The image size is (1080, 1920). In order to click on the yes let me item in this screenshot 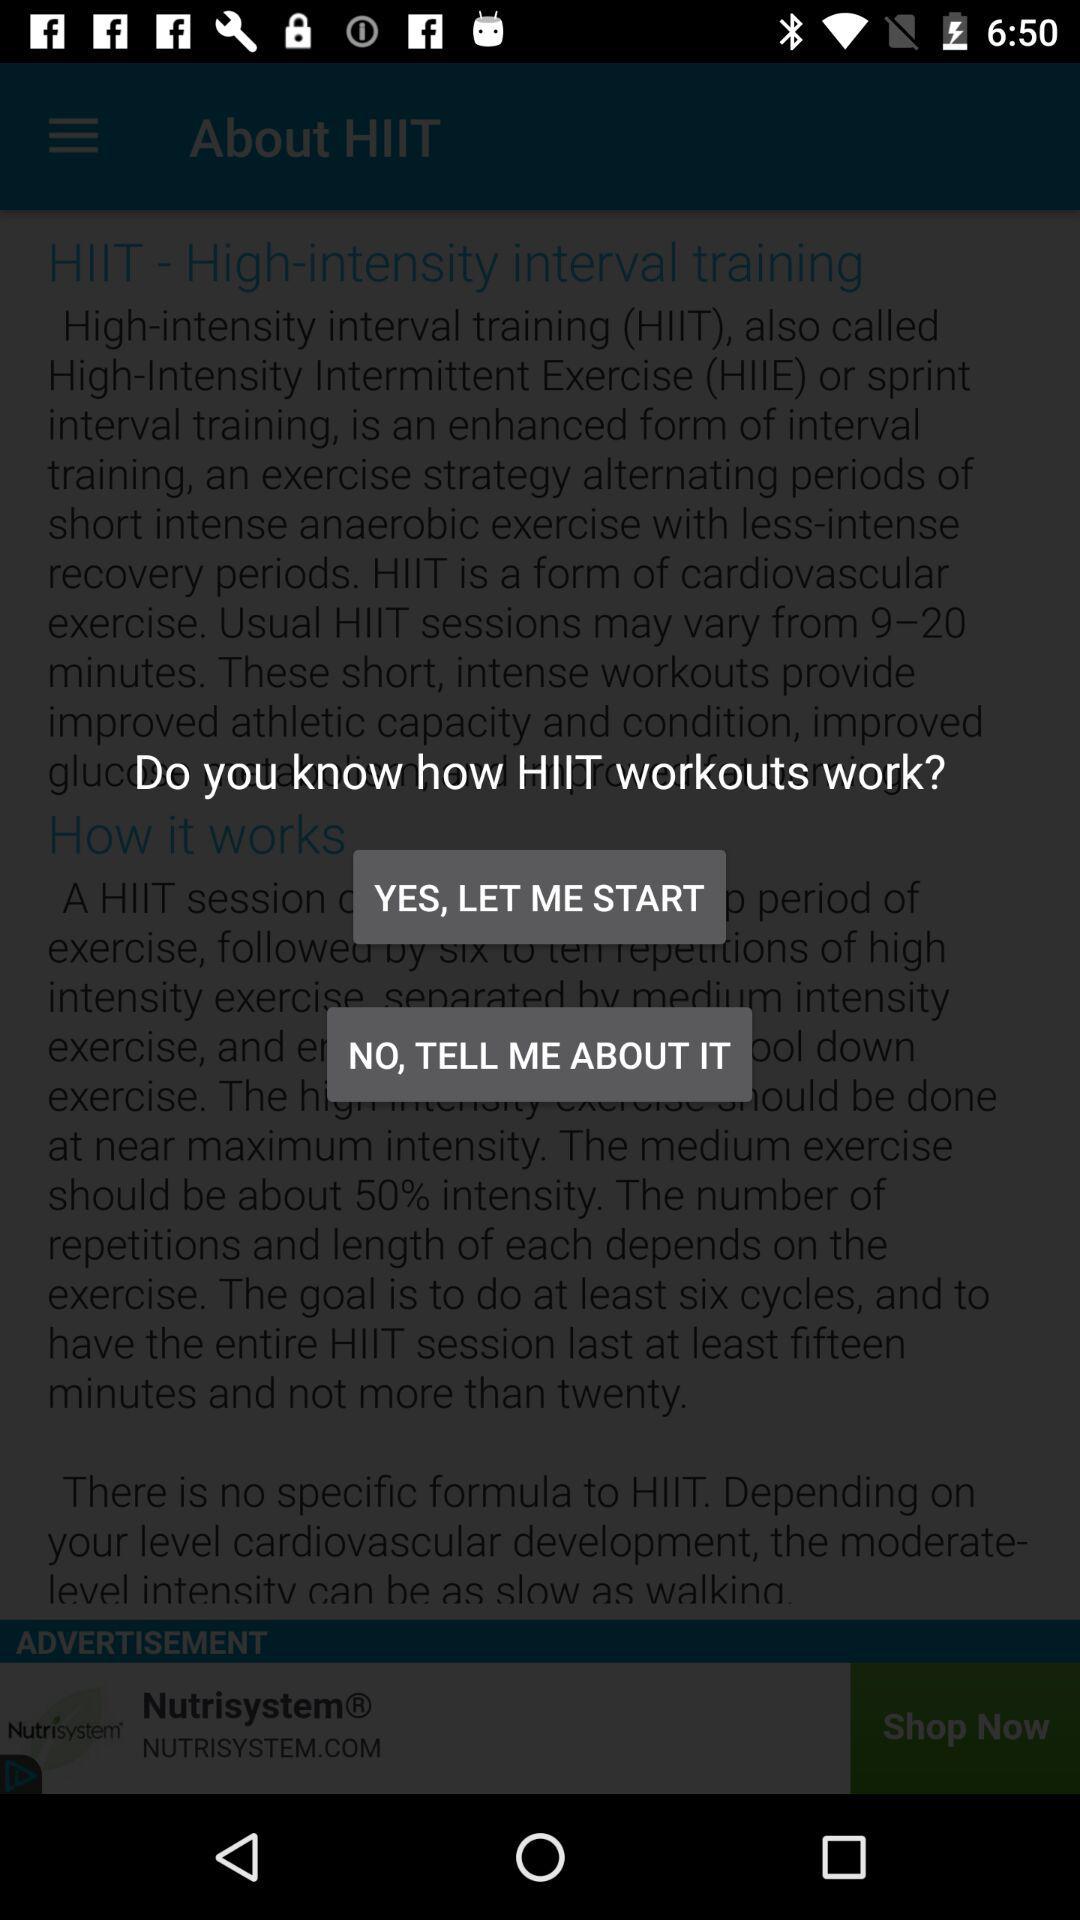, I will do `click(538, 896)`.